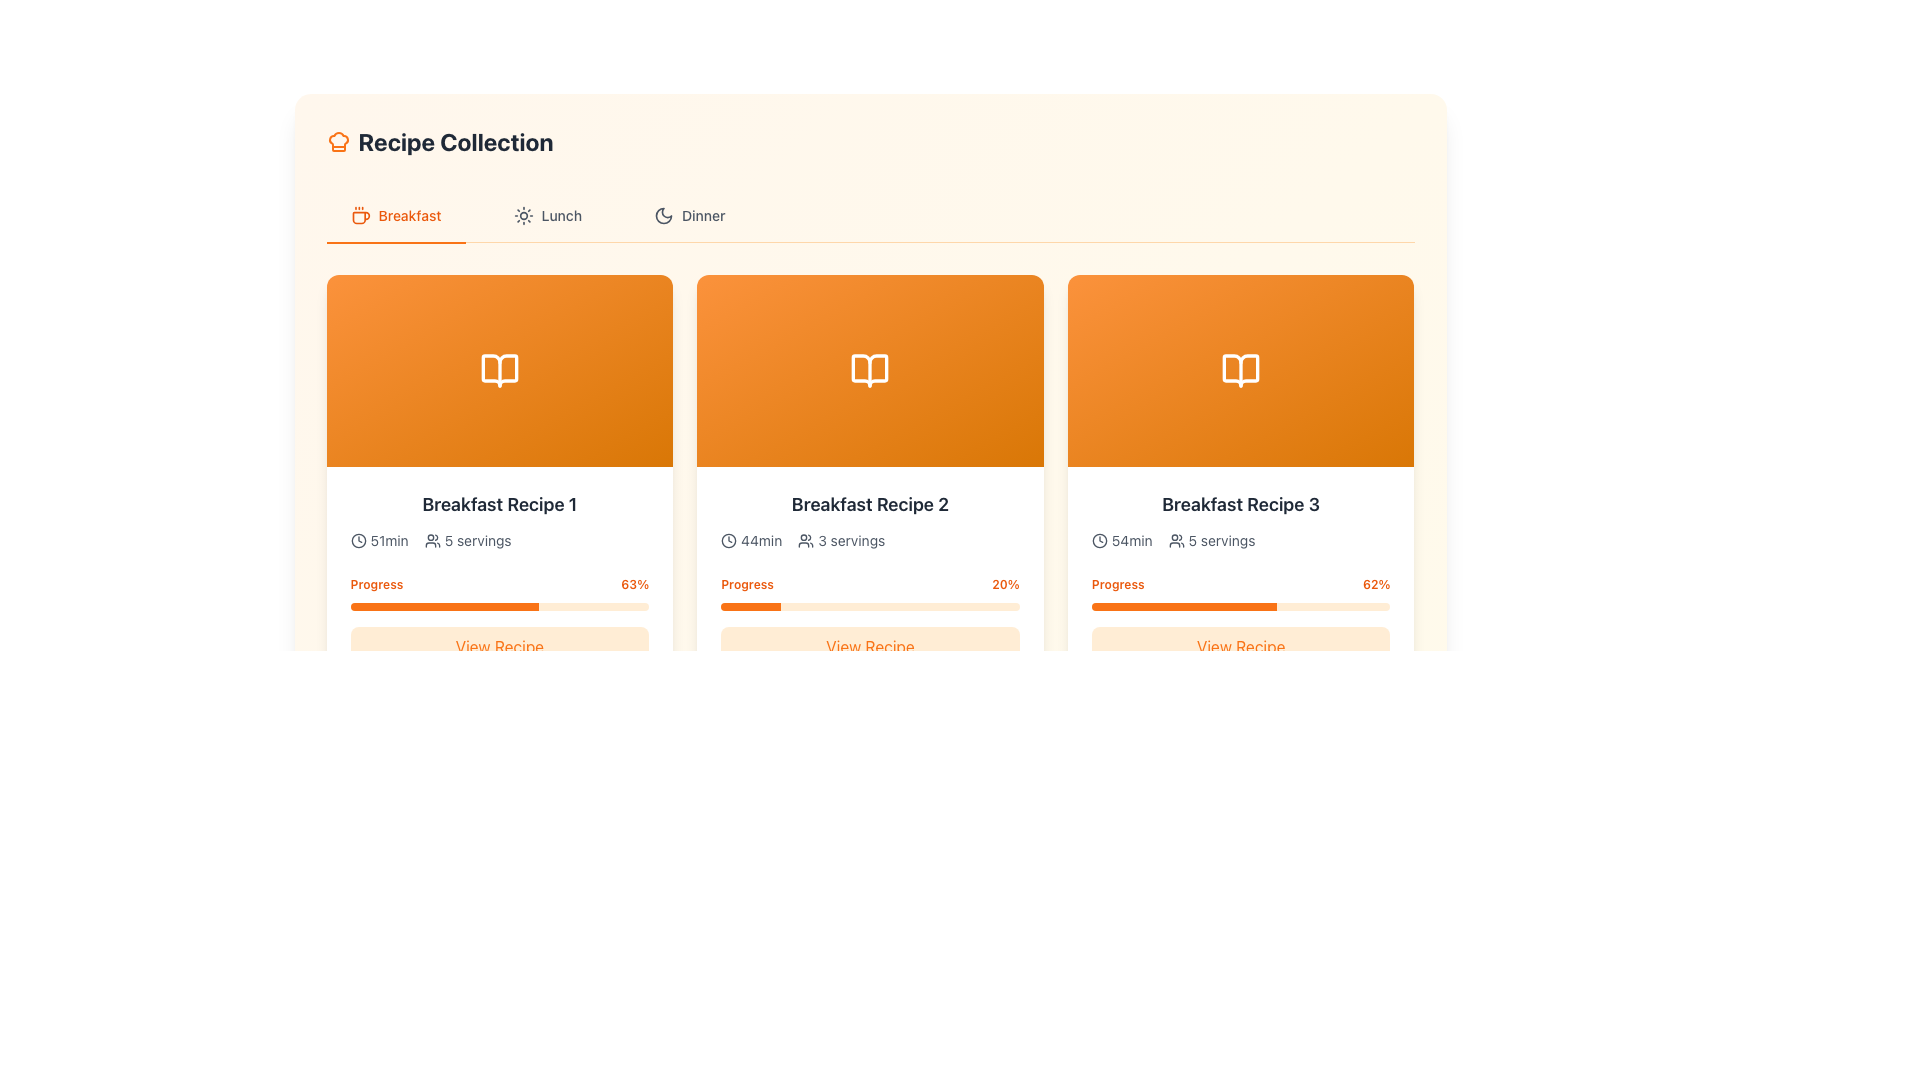  What do you see at coordinates (870, 540) in the screenshot?
I see `the static text display element that provides information about preparation time and serving size, located beneath the heading 'Breakfast Recipe 2' in the center card of the recipe cards` at bounding box center [870, 540].